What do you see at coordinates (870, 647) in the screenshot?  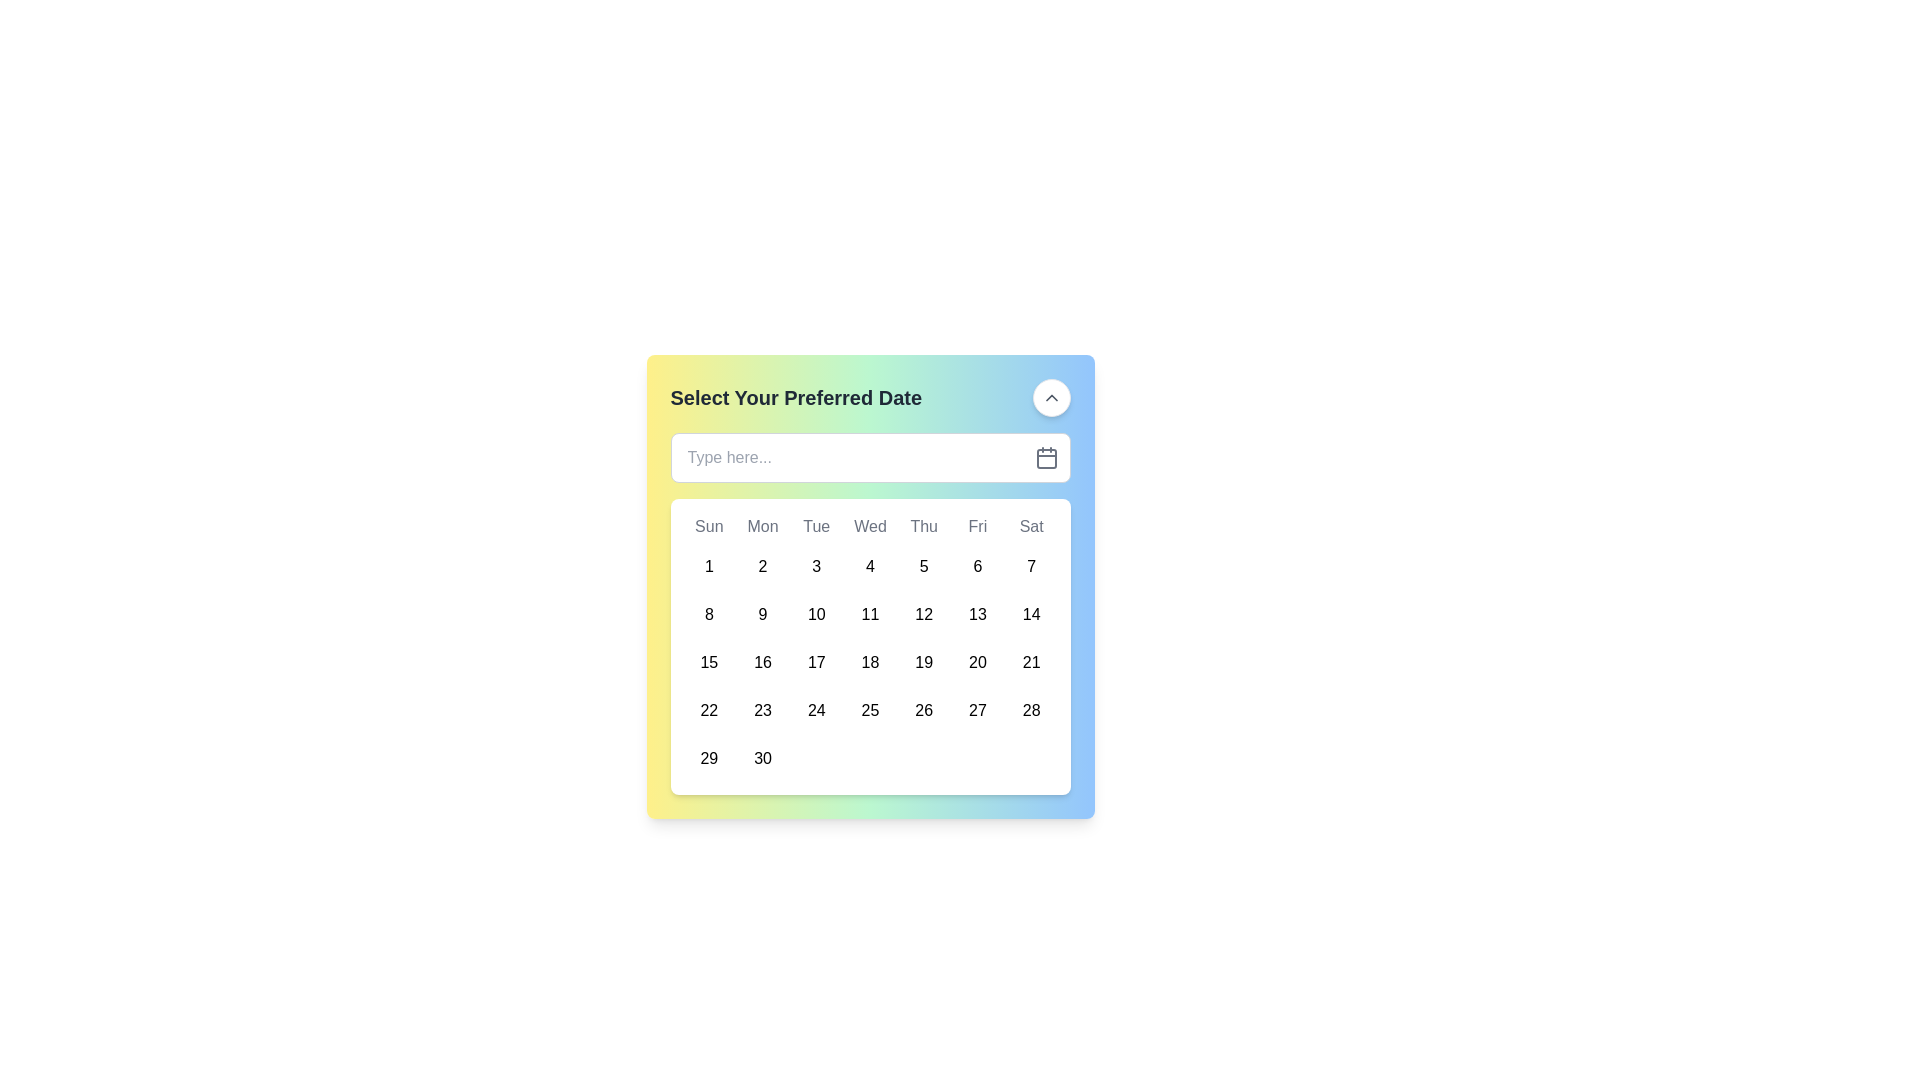 I see `the calendar grid located below the header 'Select Your Preferred Date'` at bounding box center [870, 647].